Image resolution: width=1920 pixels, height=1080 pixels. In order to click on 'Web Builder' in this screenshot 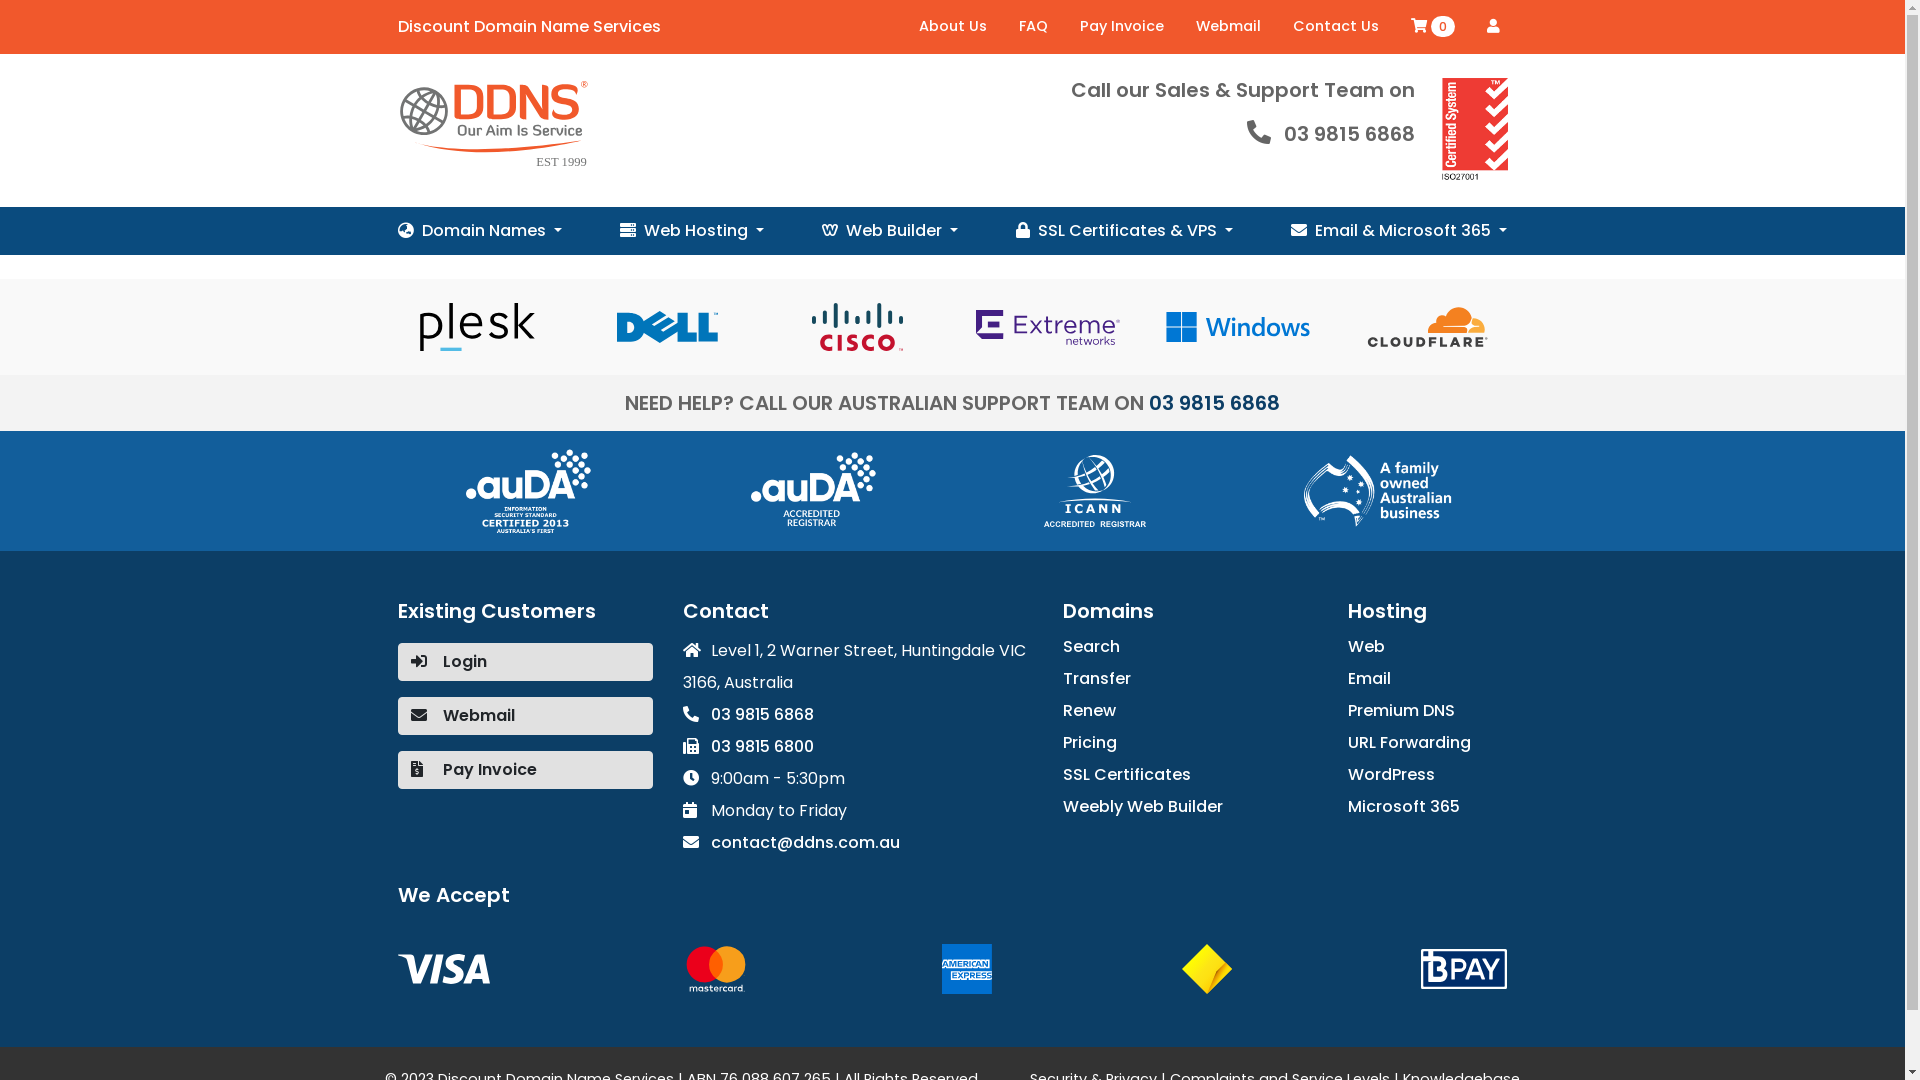, I will do `click(821, 230)`.